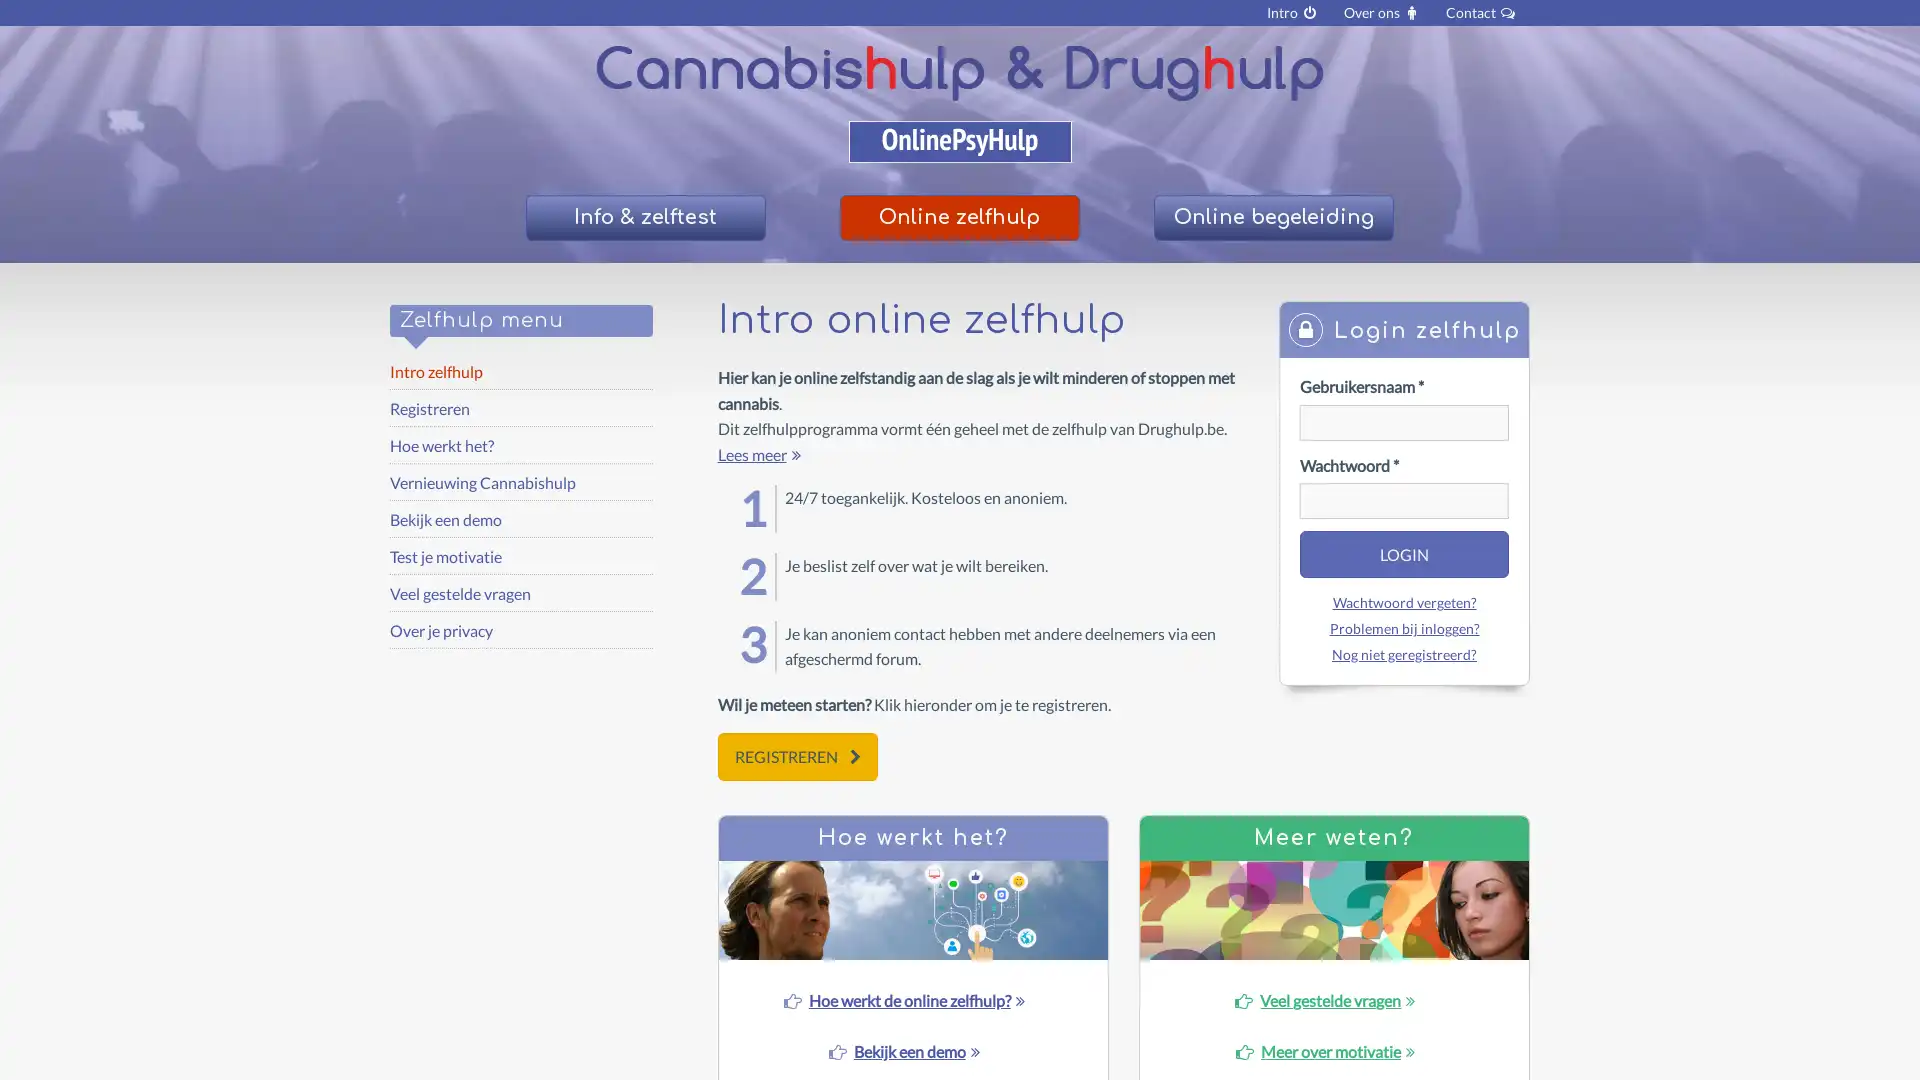  What do you see at coordinates (1271, 219) in the screenshot?
I see `Online begeleiding` at bounding box center [1271, 219].